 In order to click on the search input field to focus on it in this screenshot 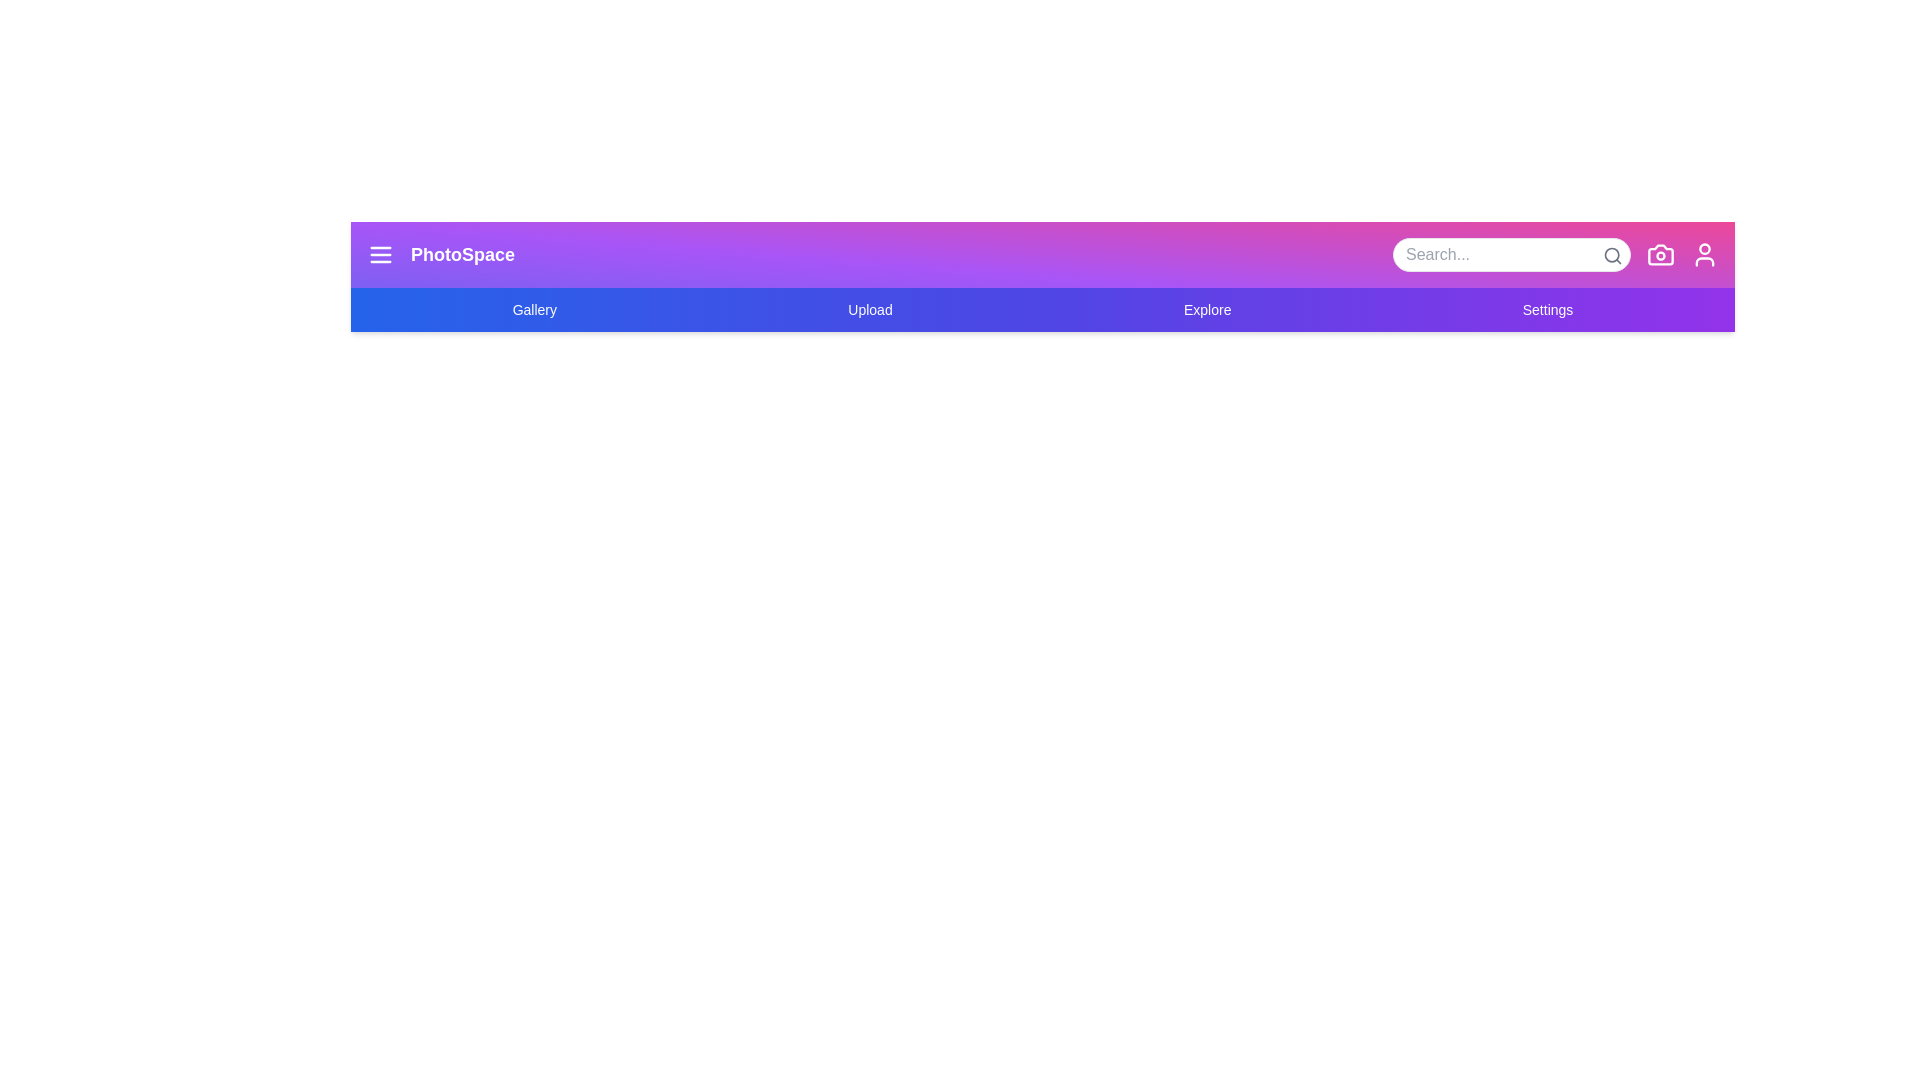, I will do `click(1512, 253)`.